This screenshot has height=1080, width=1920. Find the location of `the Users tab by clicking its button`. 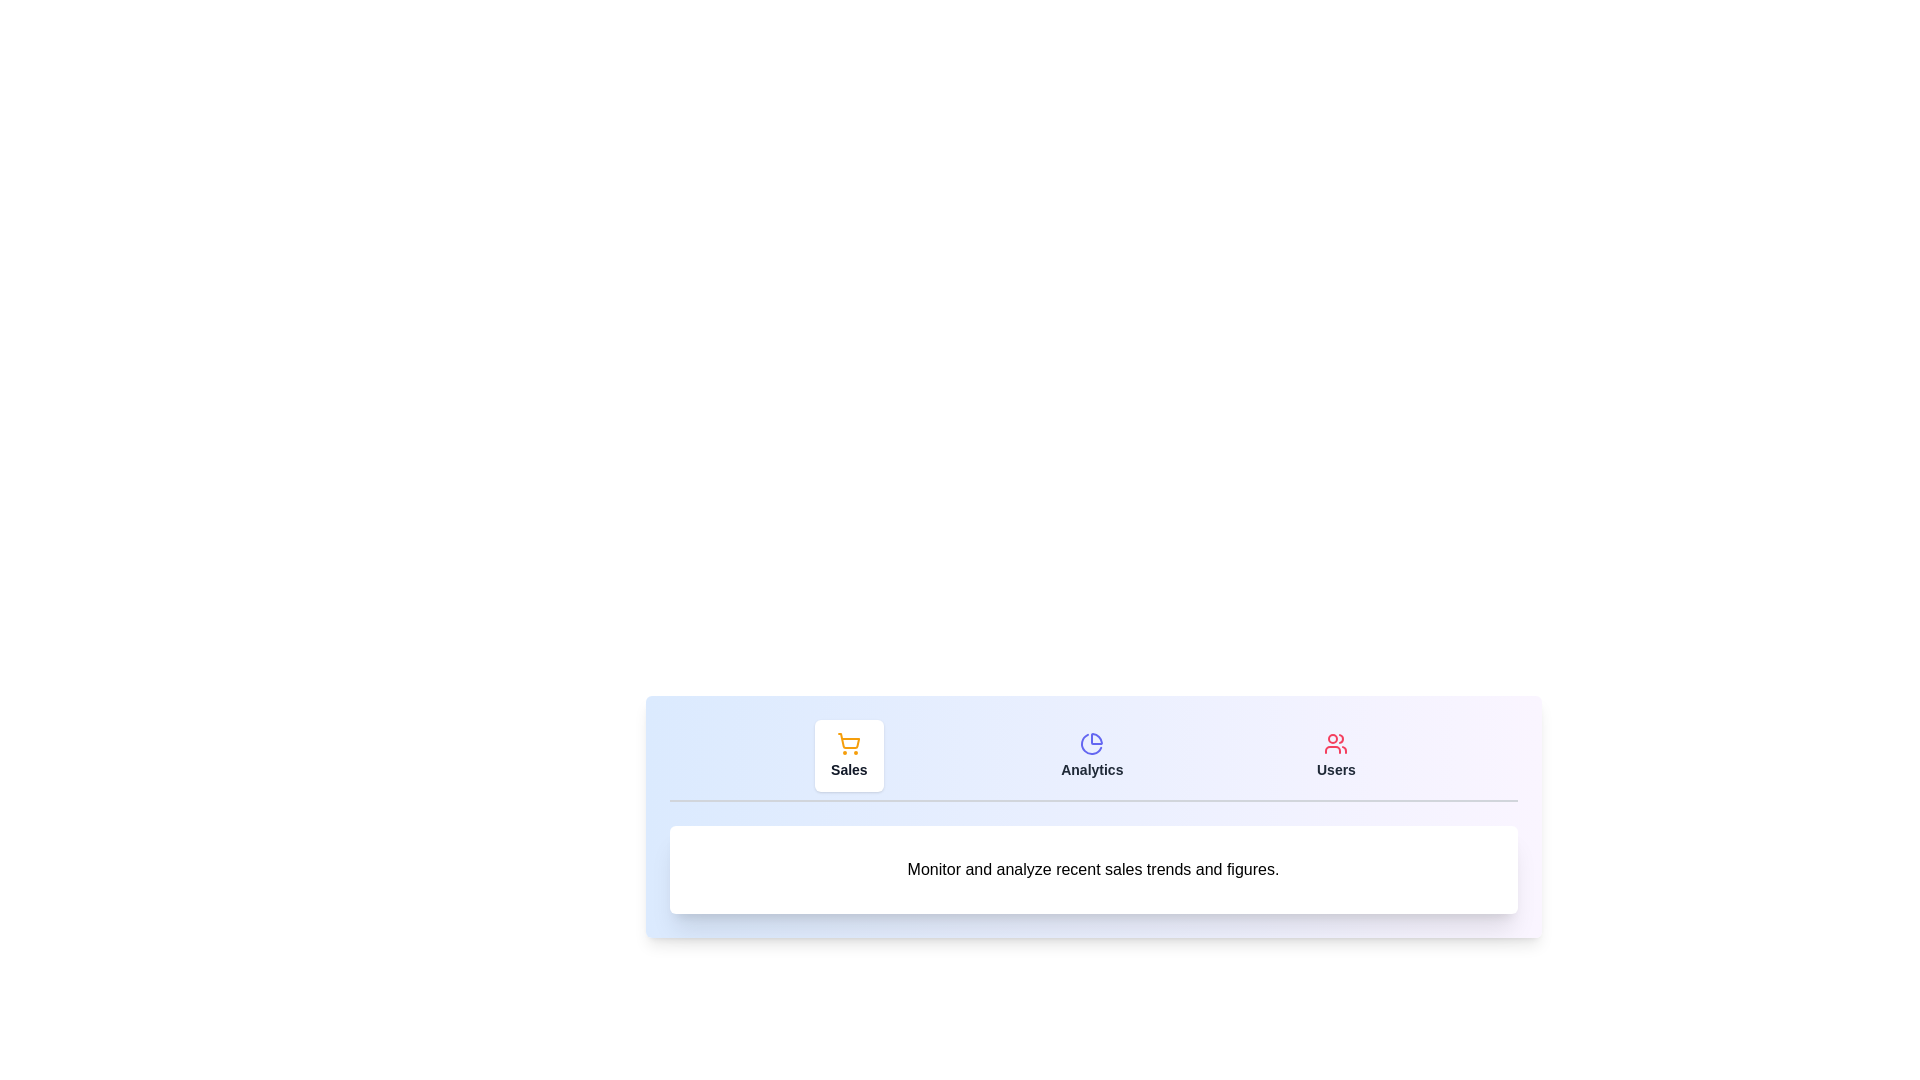

the Users tab by clicking its button is located at coordinates (1336, 756).